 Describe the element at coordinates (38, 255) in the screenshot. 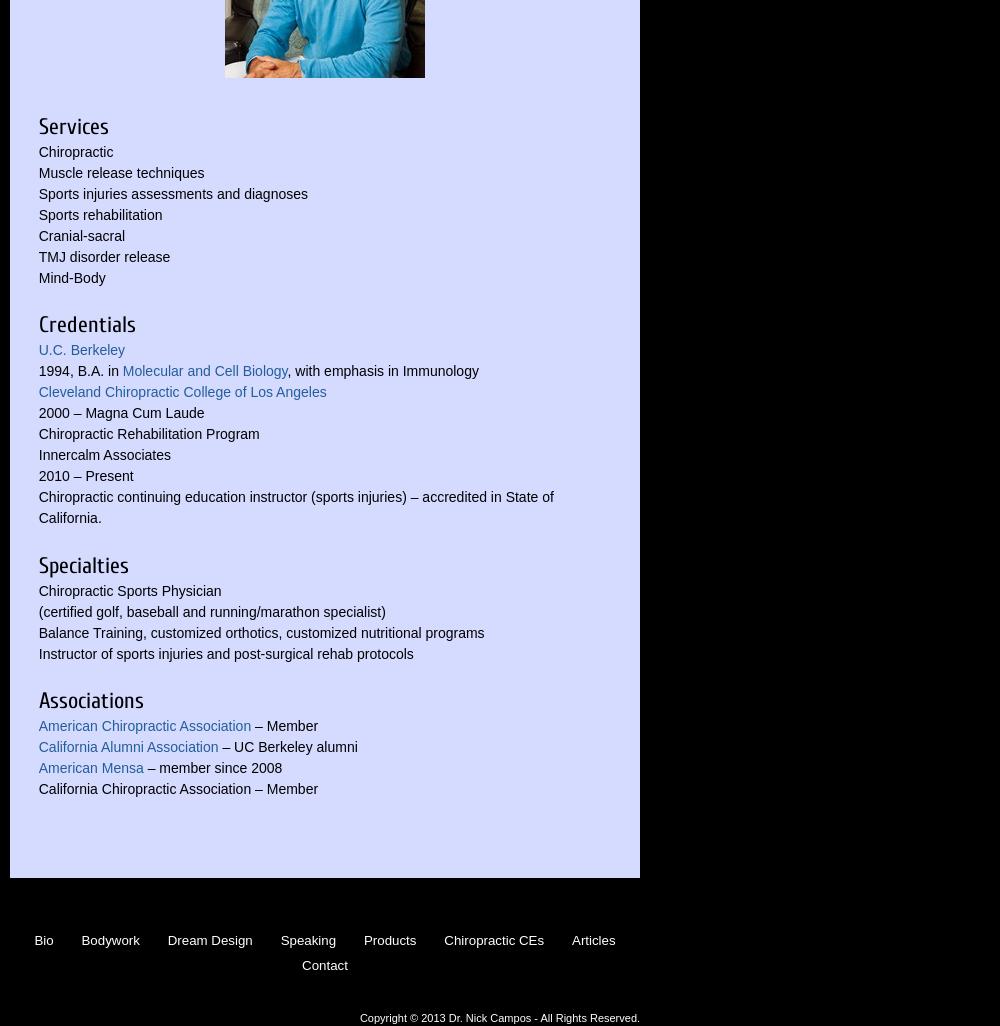

I see `'TMJ disorder release'` at that location.